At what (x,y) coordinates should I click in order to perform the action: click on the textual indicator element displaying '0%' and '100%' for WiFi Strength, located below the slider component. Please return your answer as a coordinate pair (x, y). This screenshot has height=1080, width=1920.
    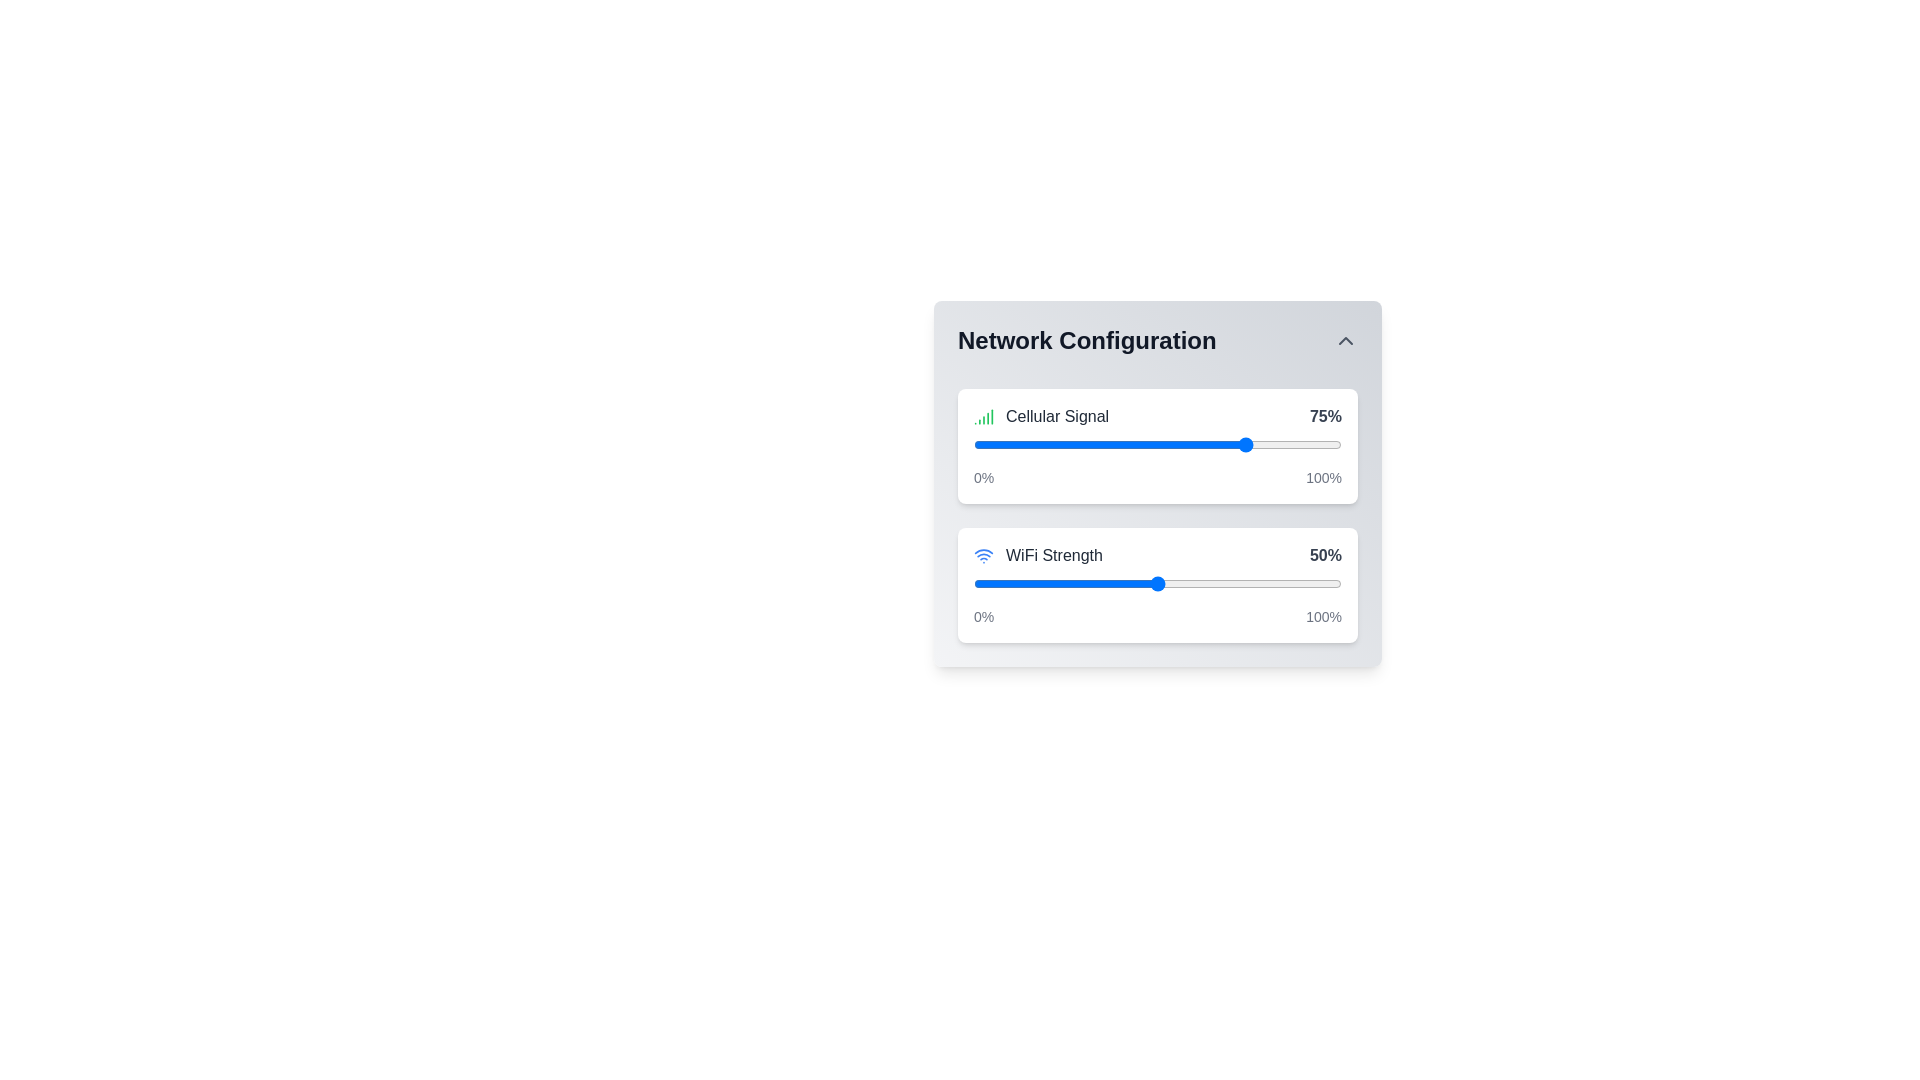
    Looking at the image, I should click on (1157, 616).